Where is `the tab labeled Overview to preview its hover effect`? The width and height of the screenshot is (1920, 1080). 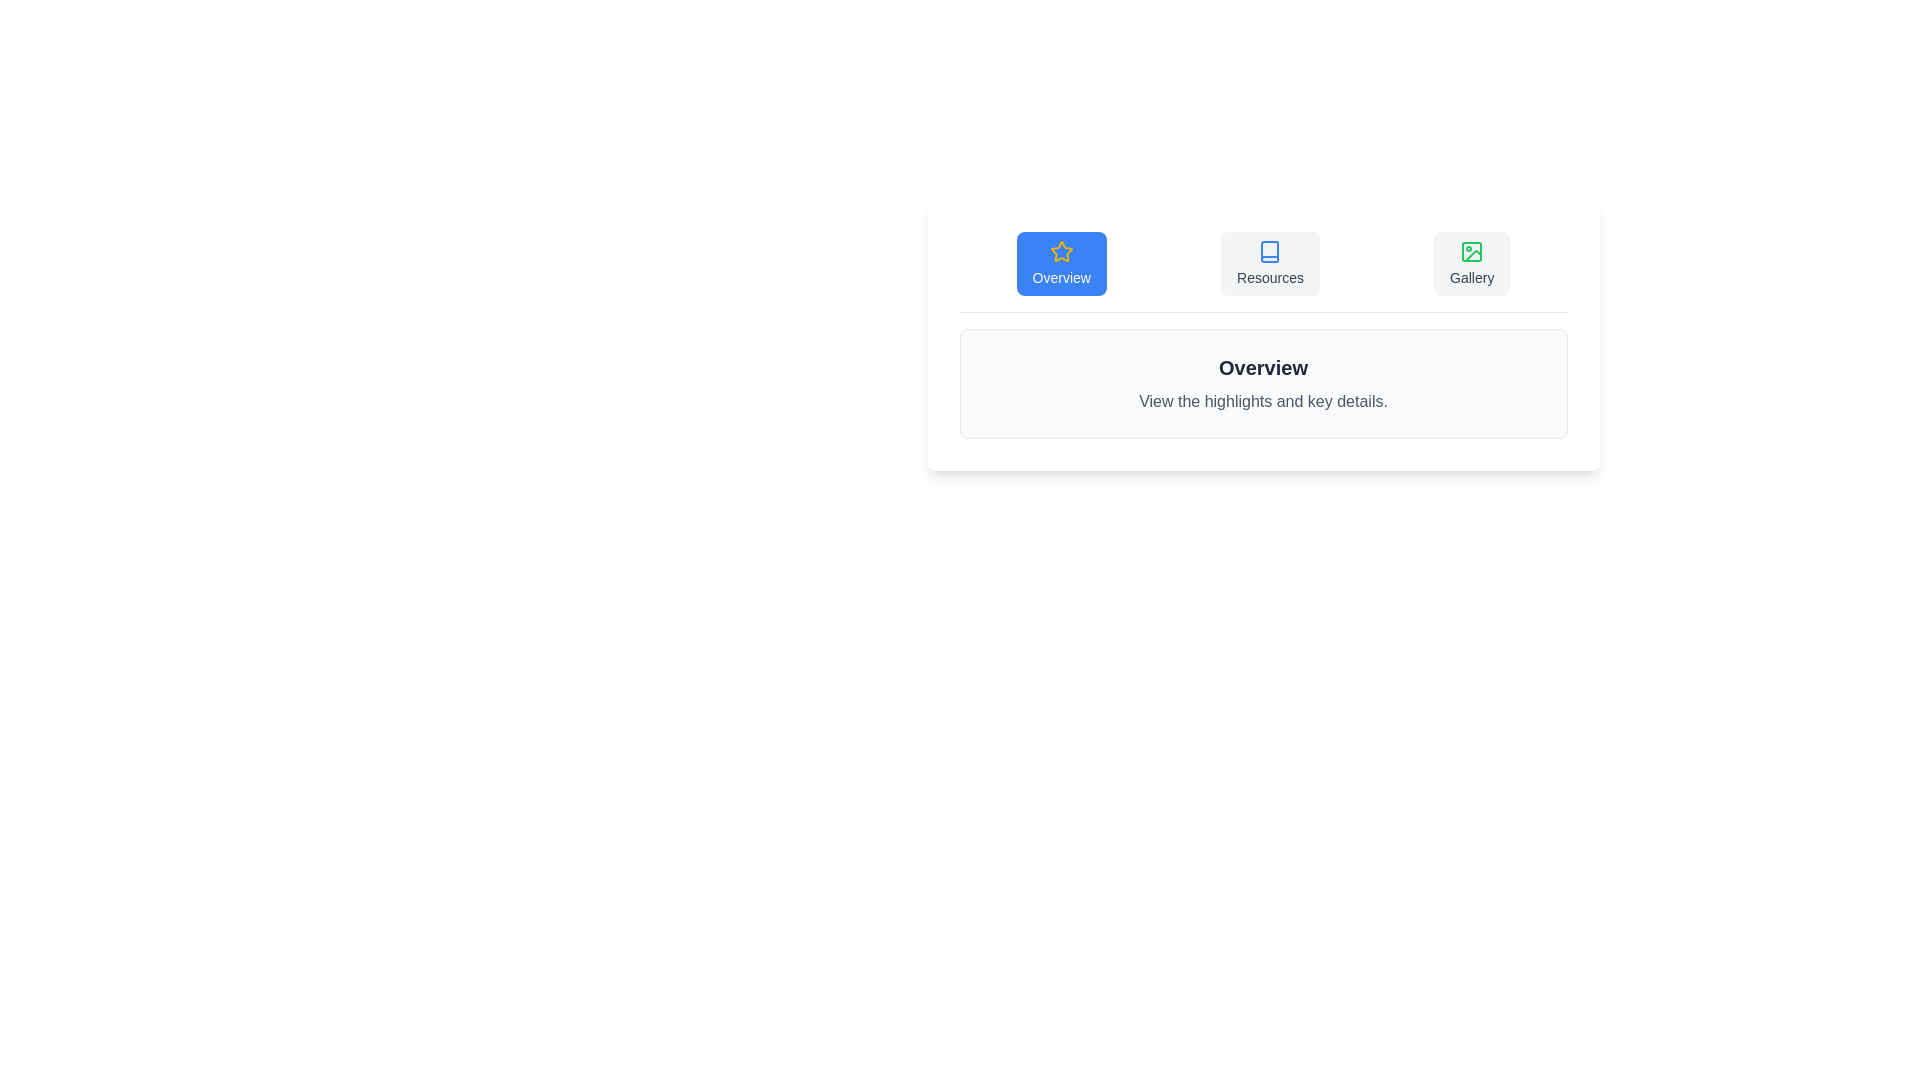 the tab labeled Overview to preview its hover effect is located at coordinates (1060, 262).